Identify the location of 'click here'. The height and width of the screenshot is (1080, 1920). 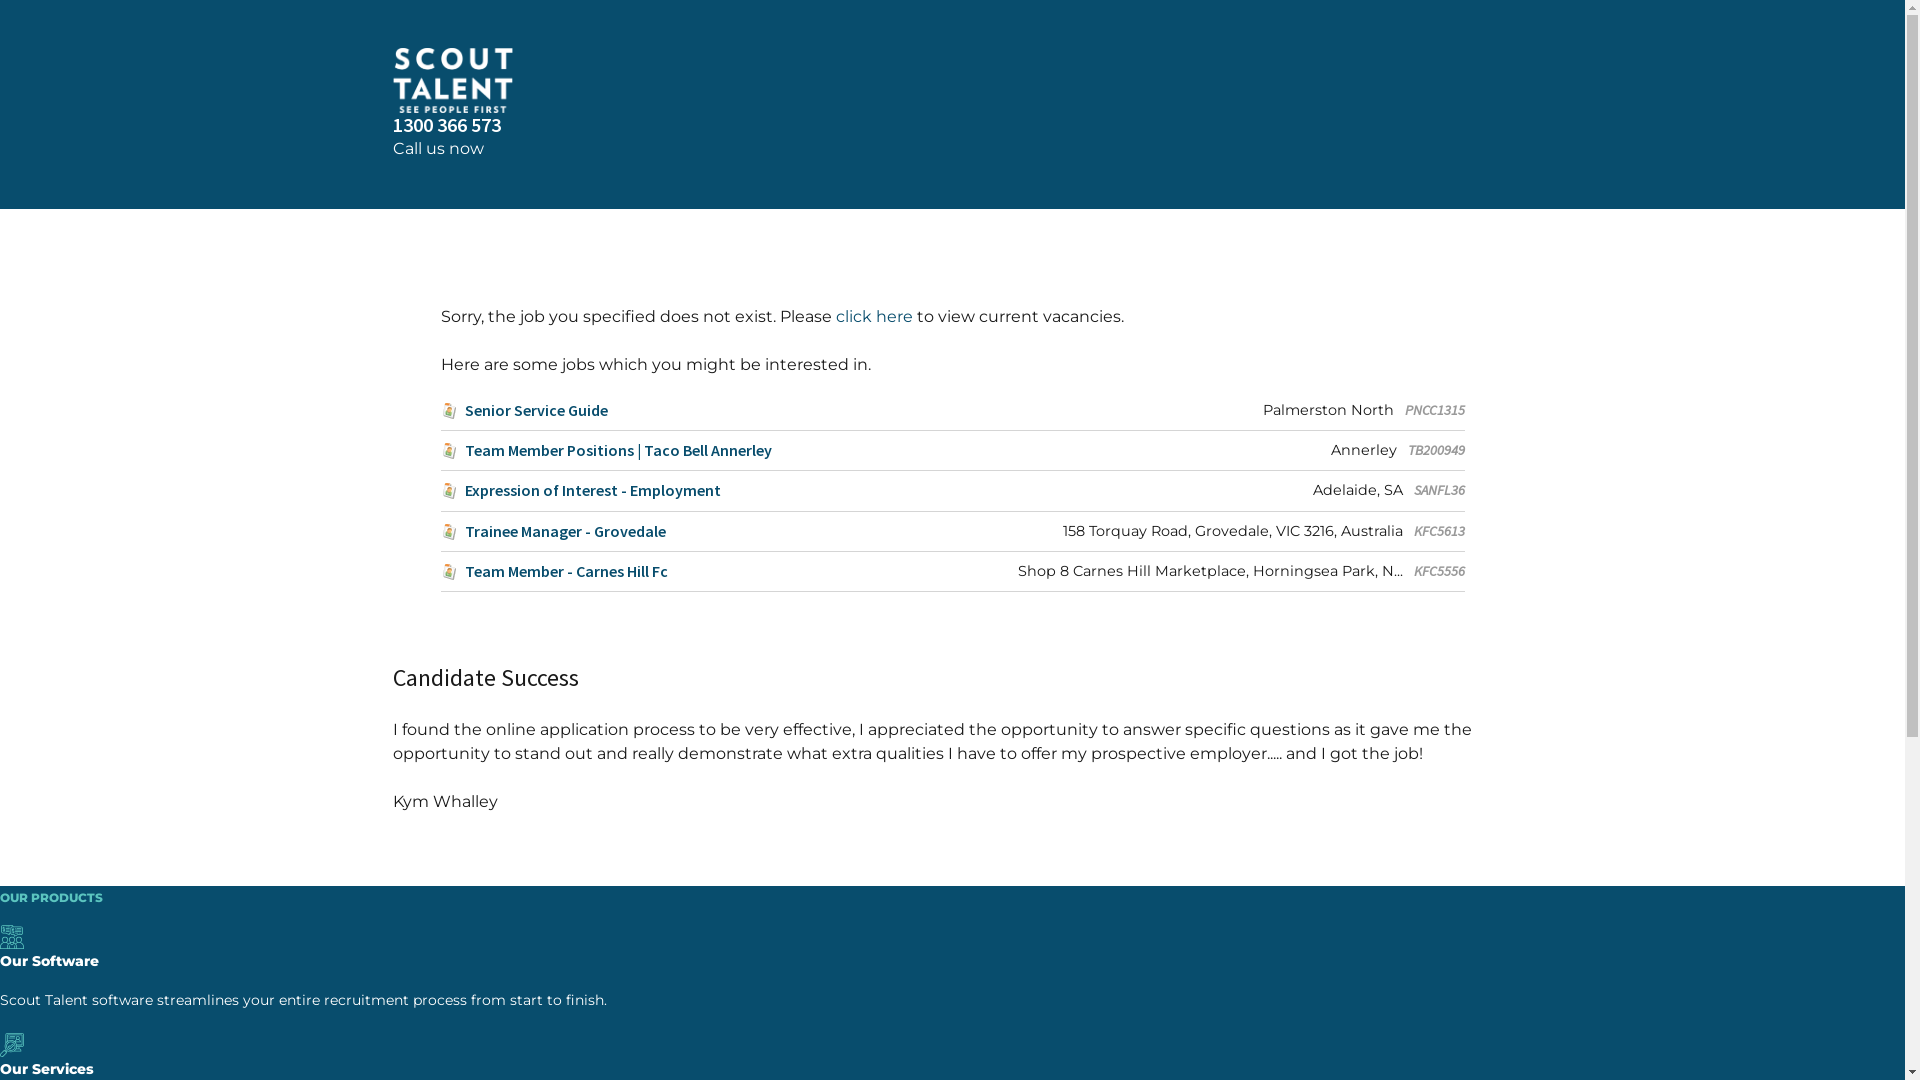
(874, 315).